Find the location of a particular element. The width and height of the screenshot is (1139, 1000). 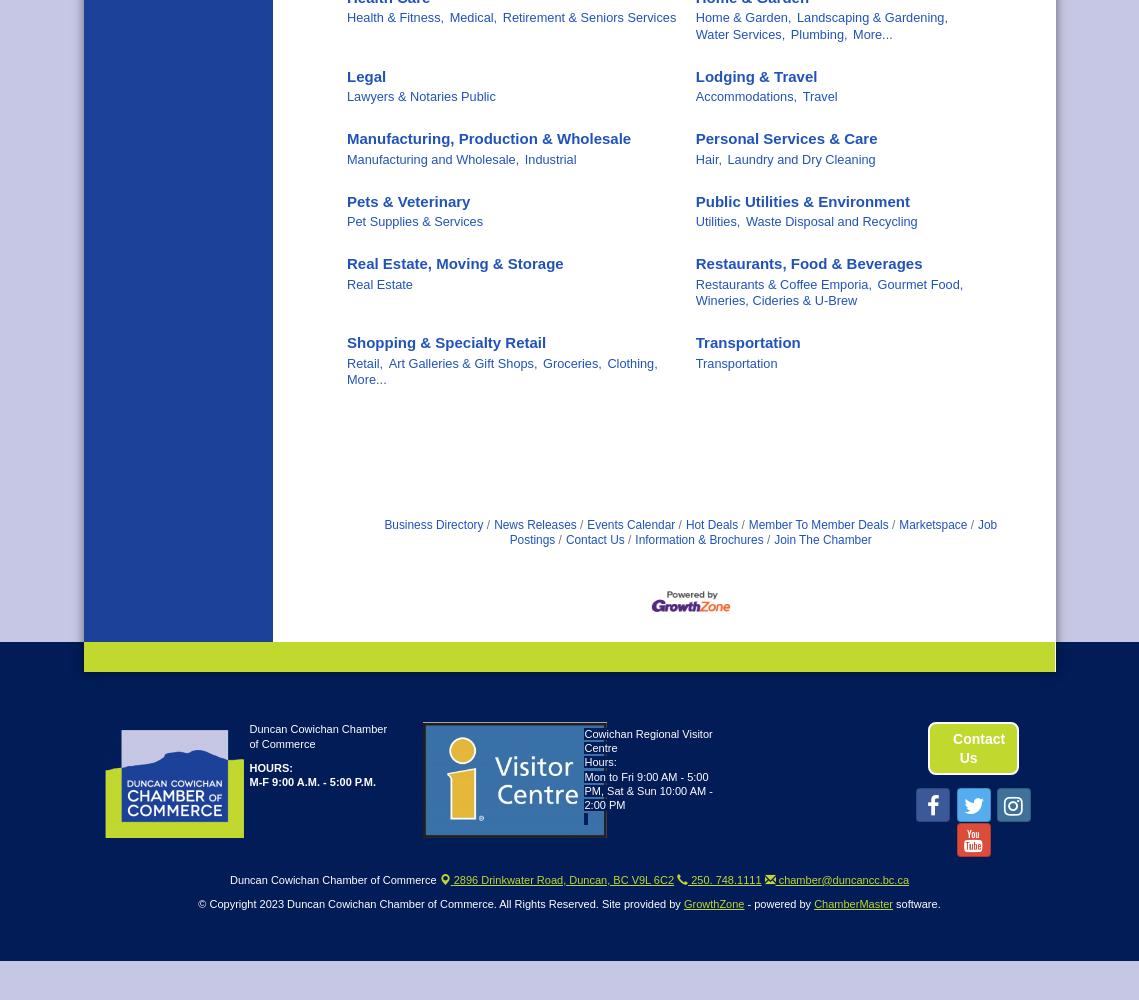

'Information & Brochures' is located at coordinates (698, 540).